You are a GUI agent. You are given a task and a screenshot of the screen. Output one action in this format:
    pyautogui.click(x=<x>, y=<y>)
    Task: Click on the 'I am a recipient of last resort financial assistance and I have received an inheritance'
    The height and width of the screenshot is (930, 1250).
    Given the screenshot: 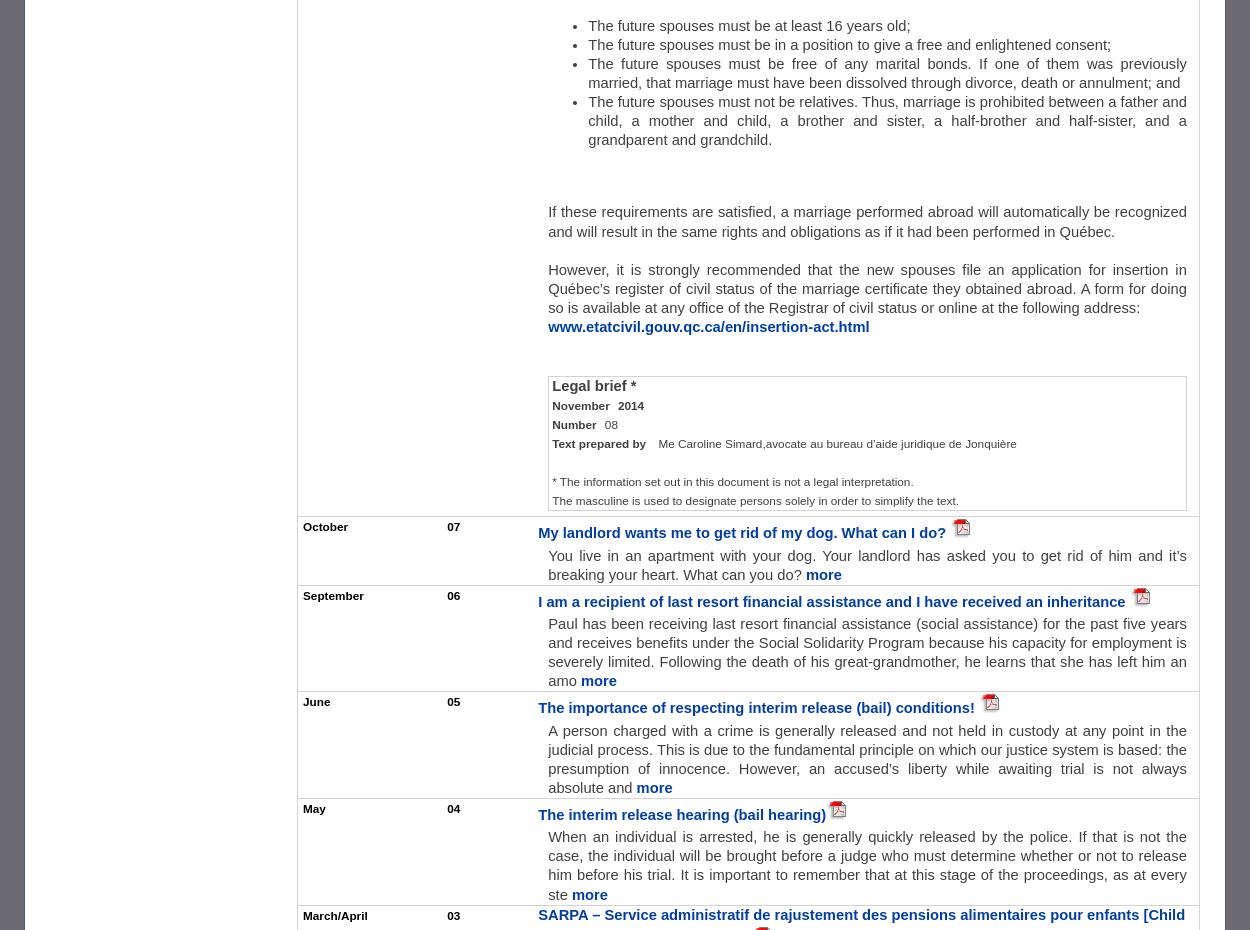 What is the action you would take?
    pyautogui.click(x=832, y=600)
    